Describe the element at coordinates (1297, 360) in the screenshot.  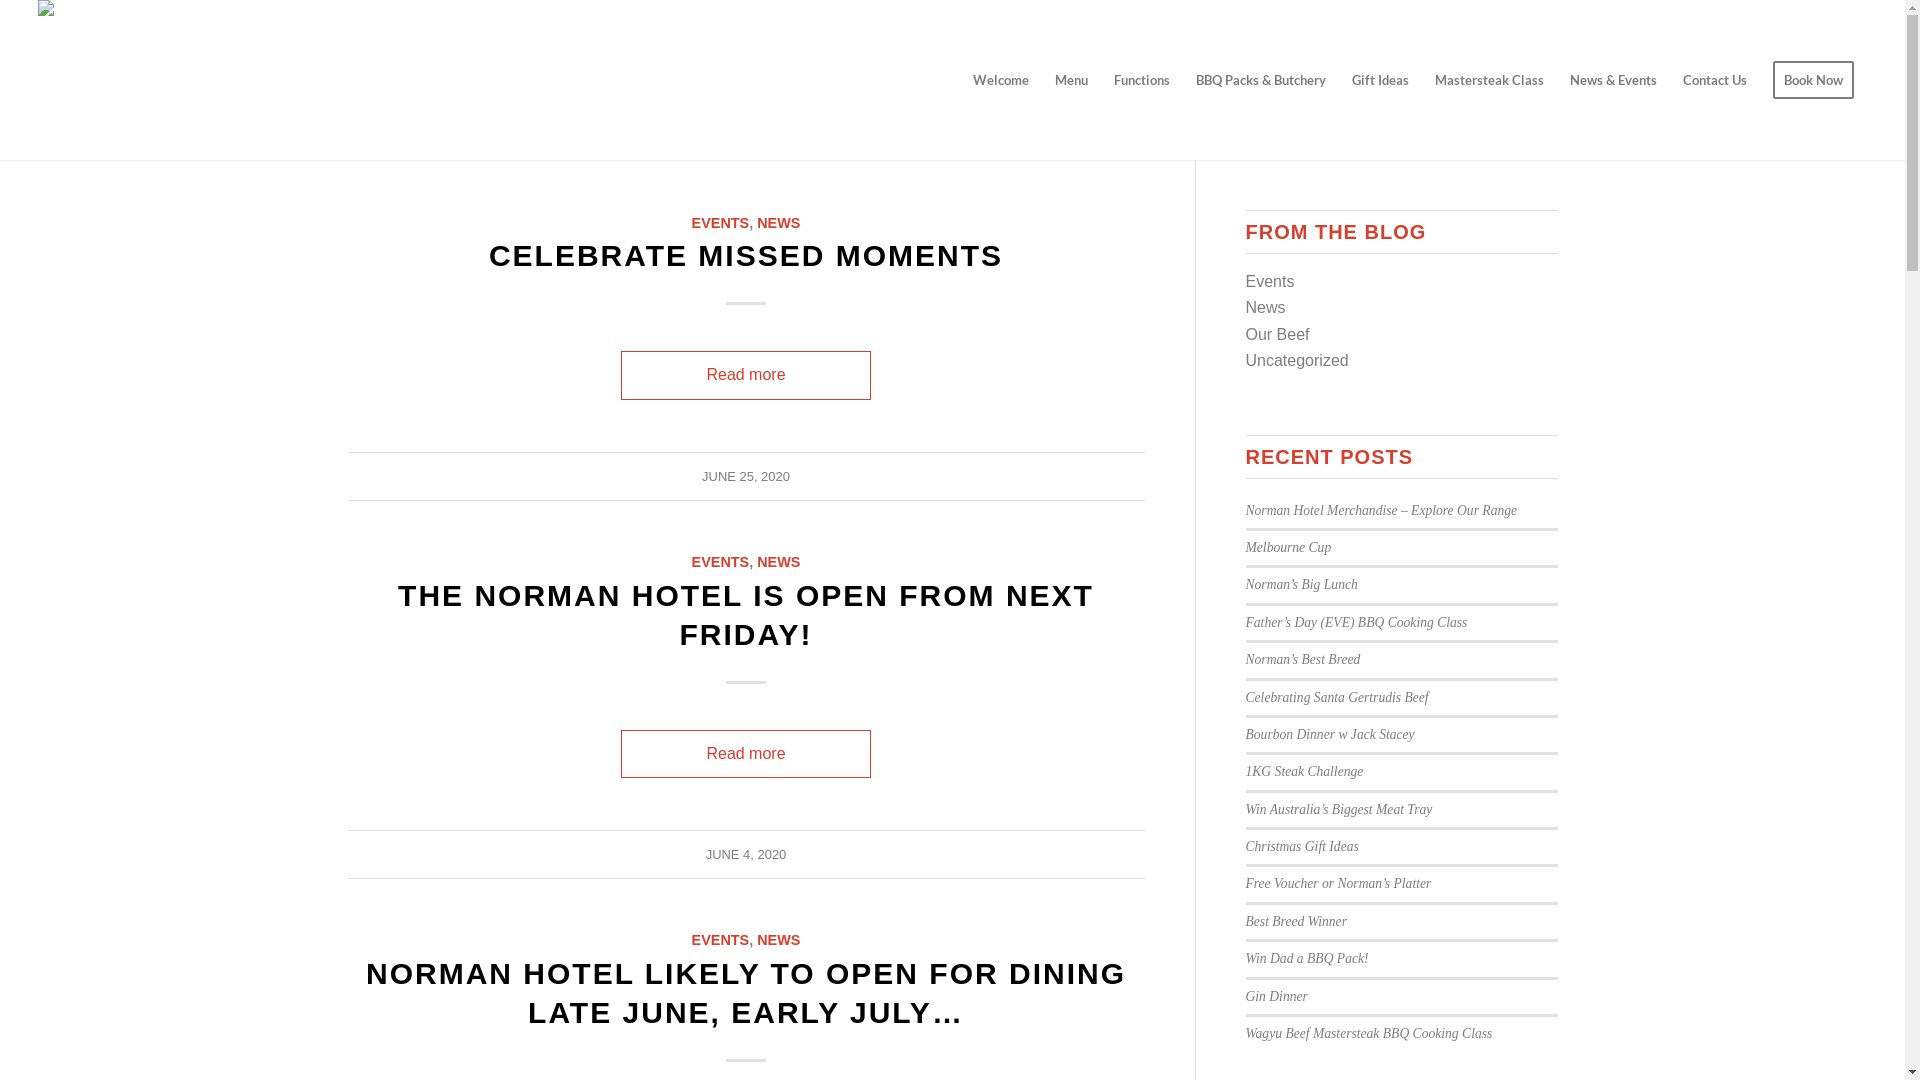
I see `'Uncategorized'` at that location.